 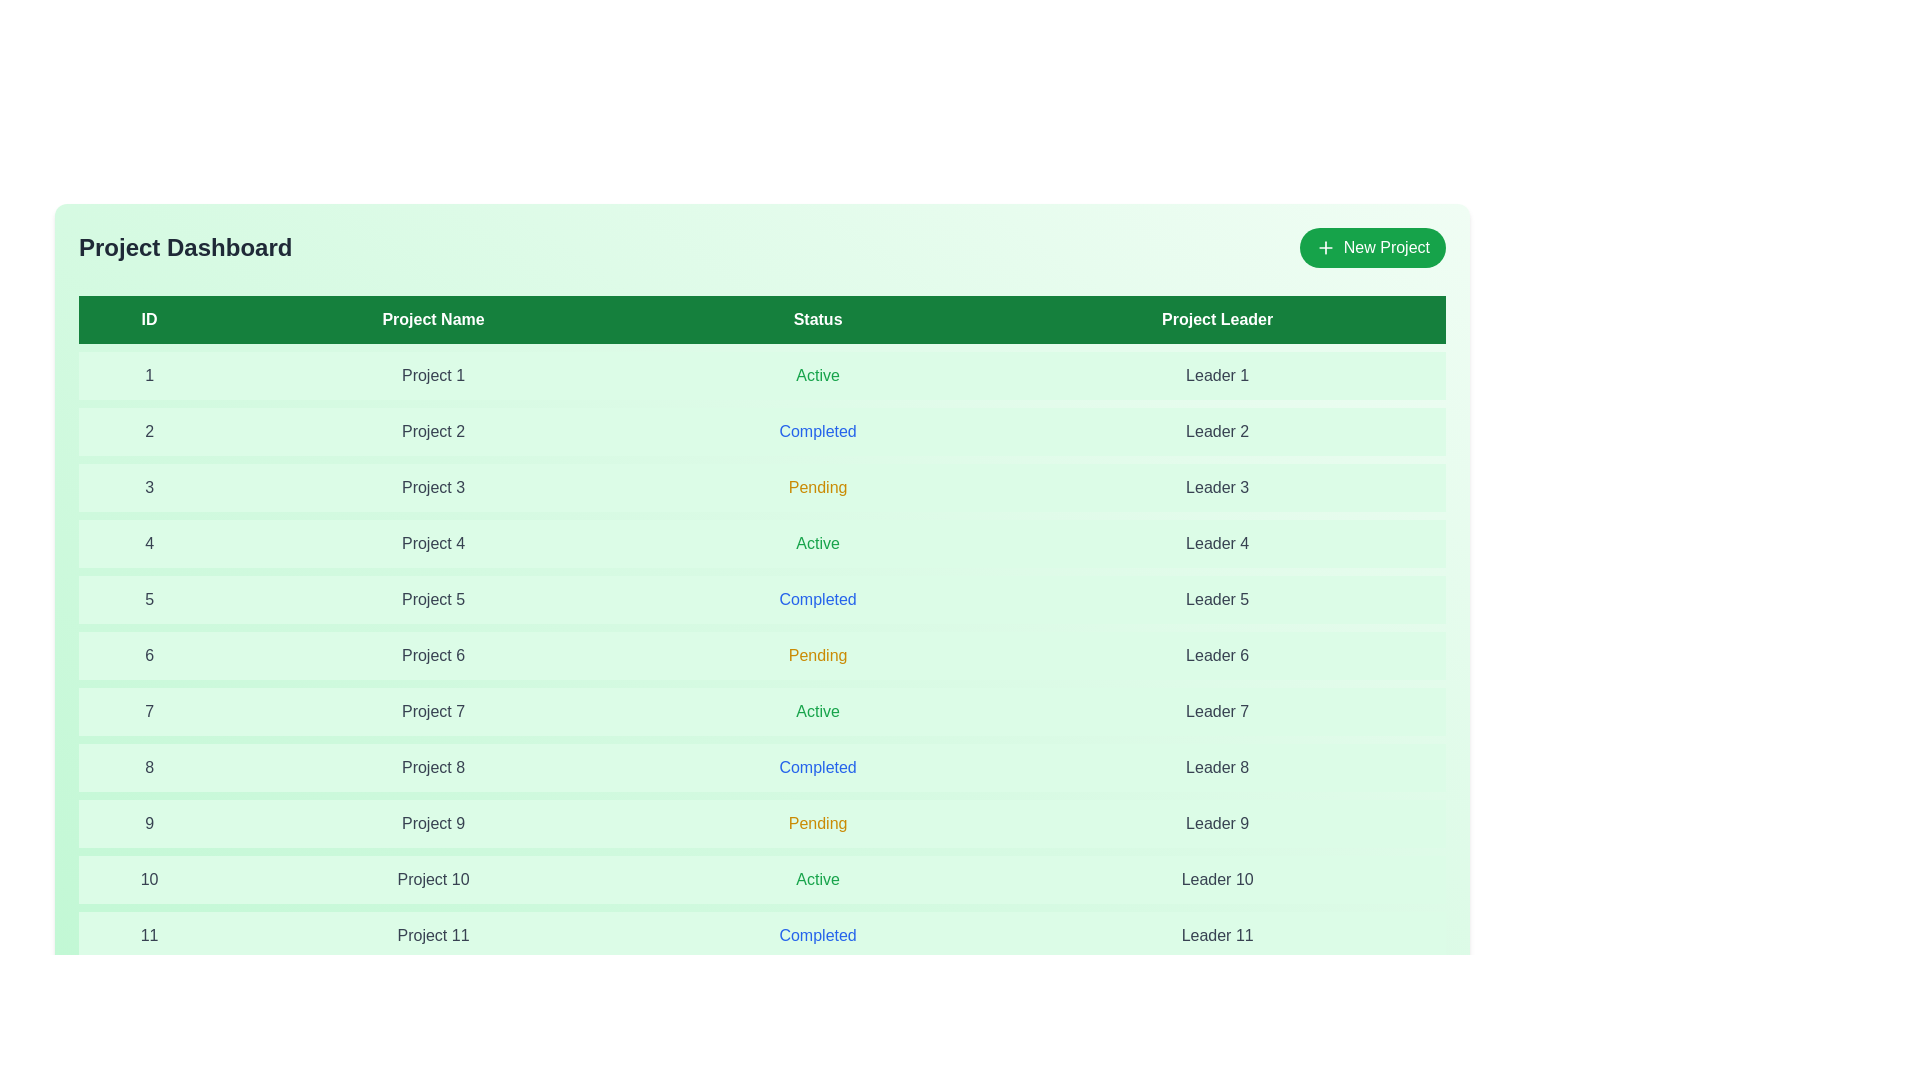 I want to click on 'New Project' button, so click(x=1371, y=246).